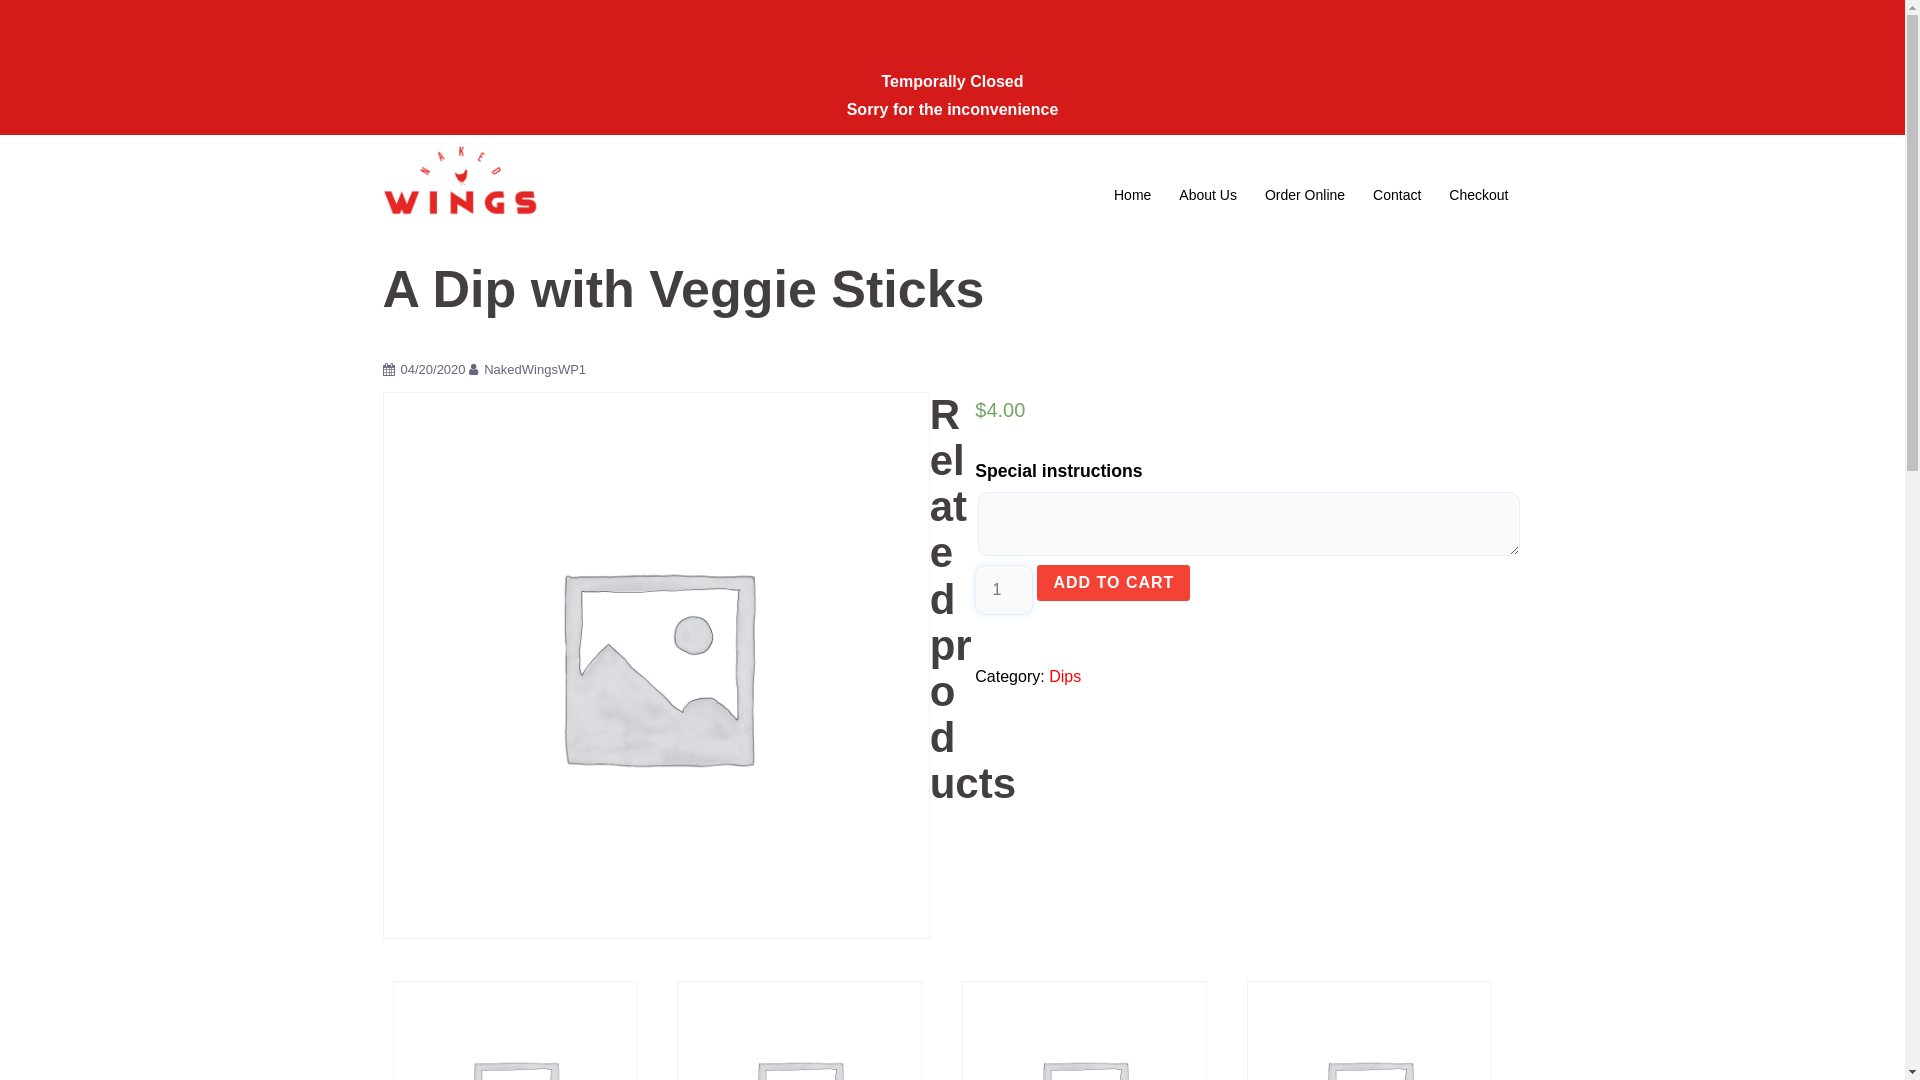  I want to click on 'Qty', so click(1003, 589).